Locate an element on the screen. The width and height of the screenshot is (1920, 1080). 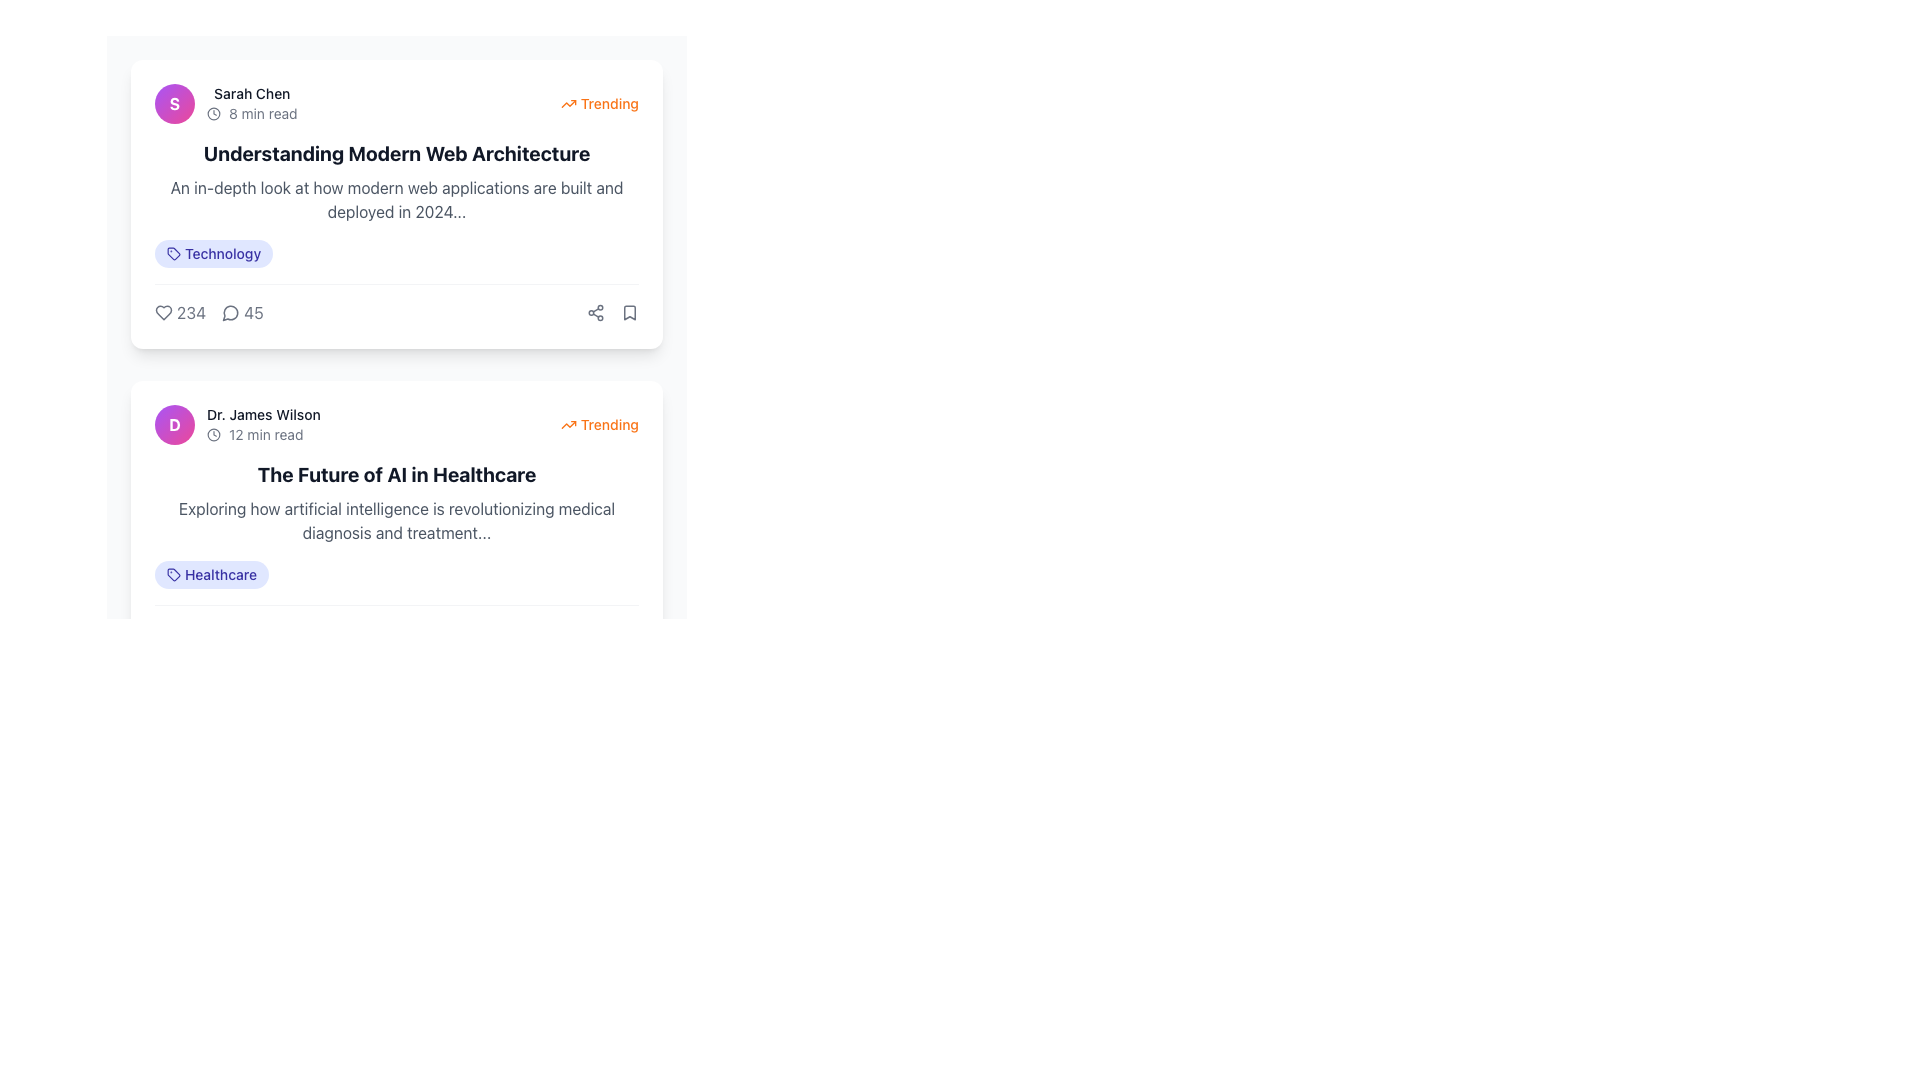
the interactive text with a speech bubble icon, which displays the number '45' is located at coordinates (241, 312).